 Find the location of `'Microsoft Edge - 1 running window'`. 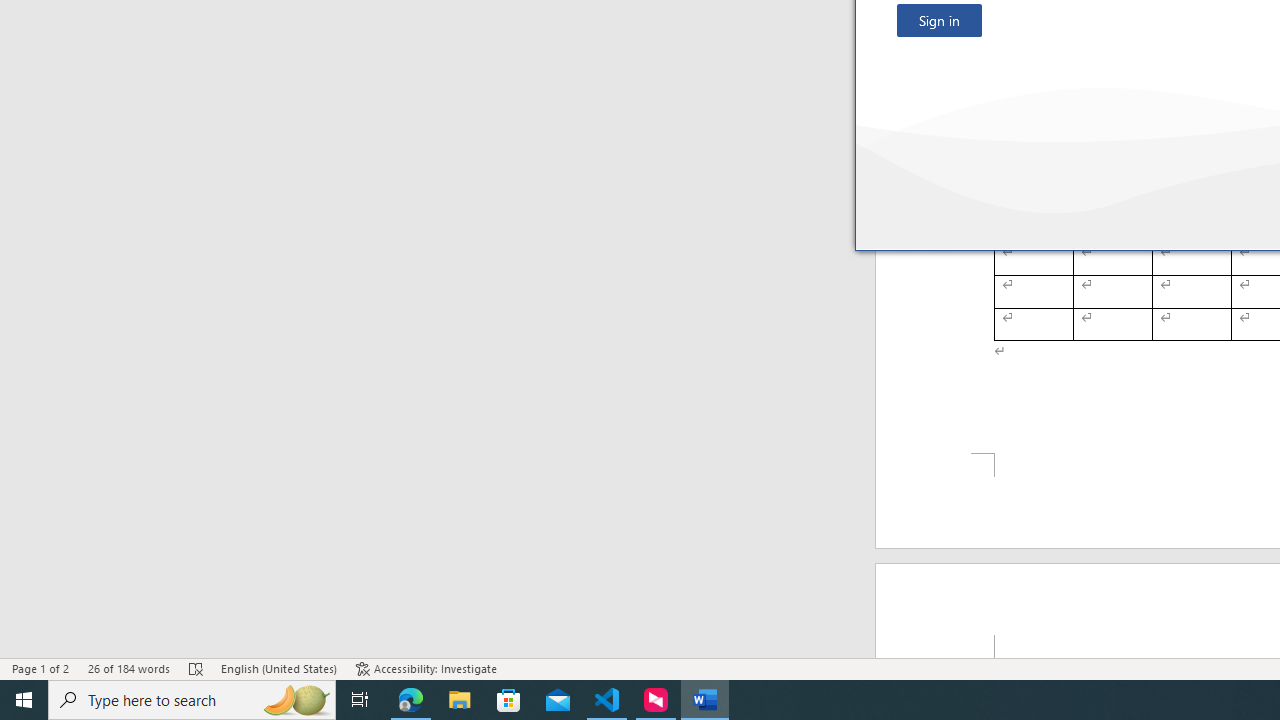

'Microsoft Edge - 1 running window' is located at coordinates (410, 698).